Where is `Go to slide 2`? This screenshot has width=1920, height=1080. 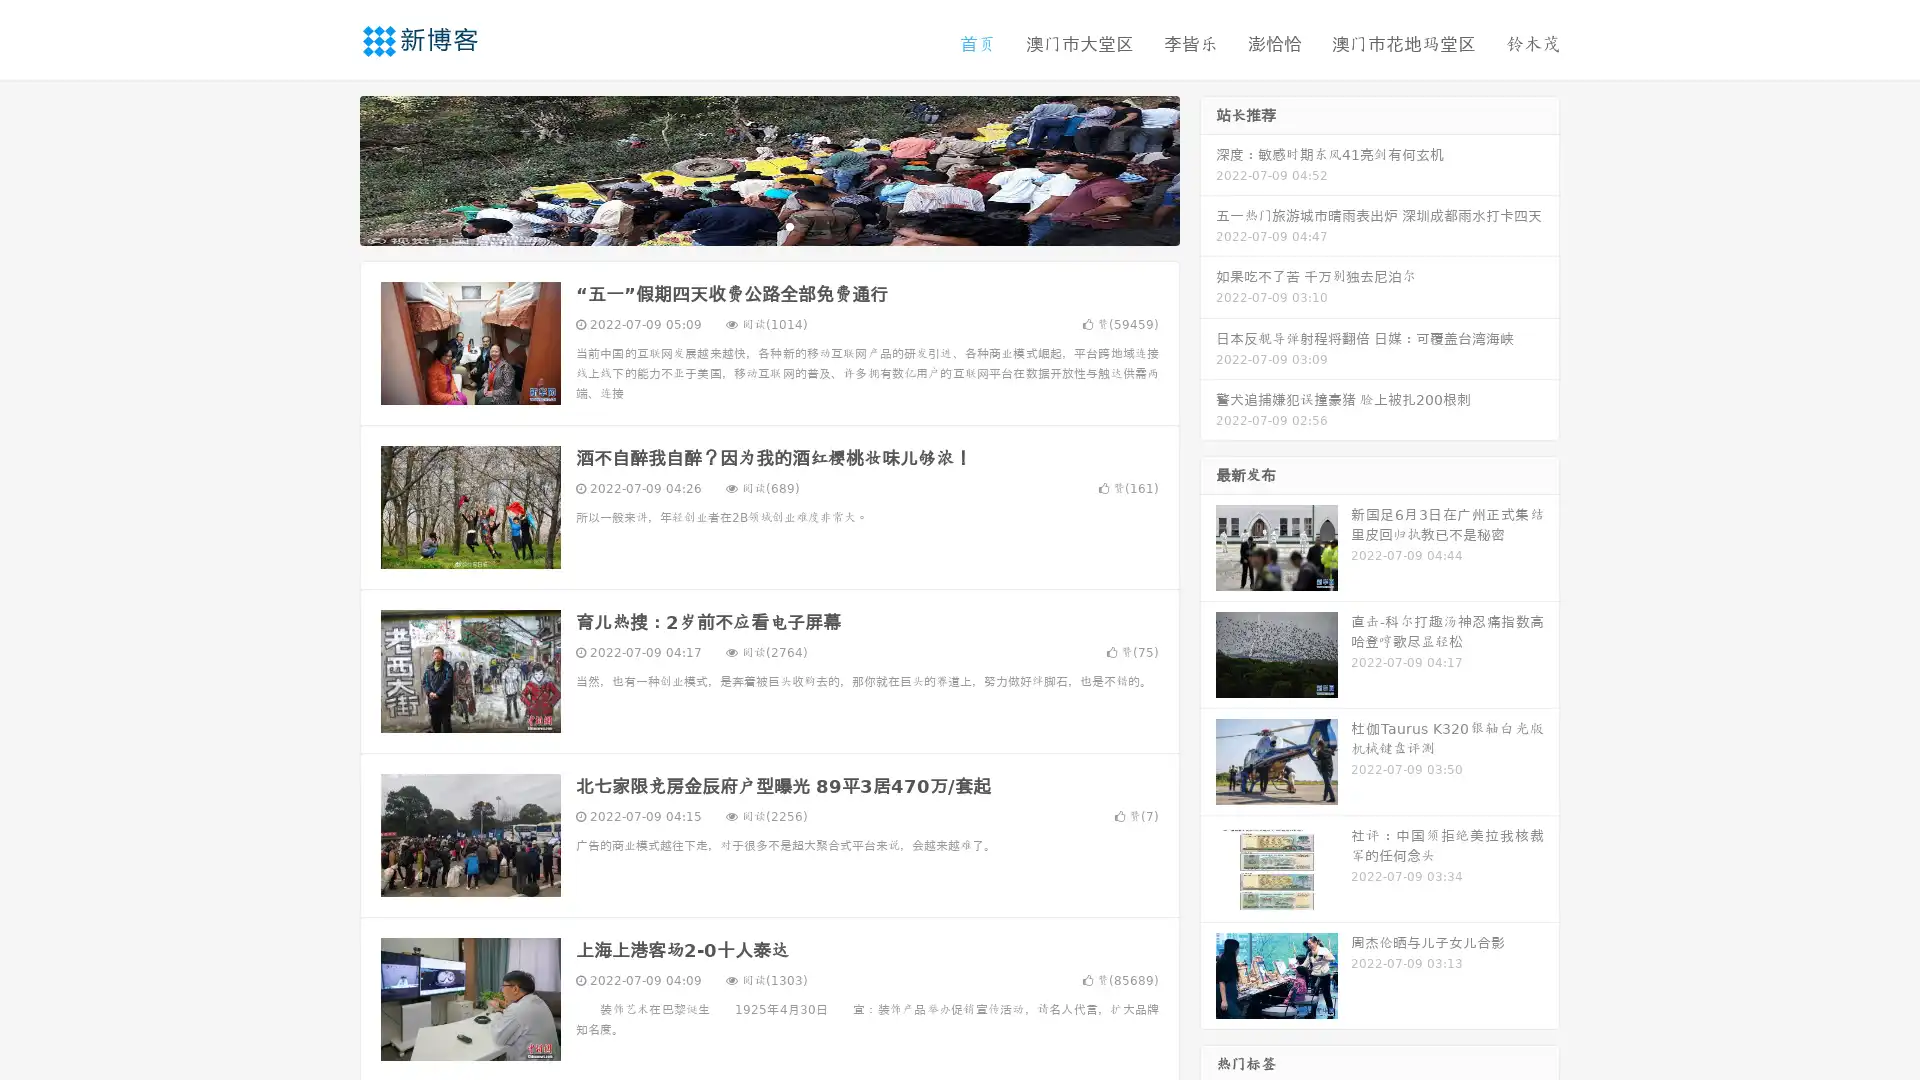 Go to slide 2 is located at coordinates (768, 225).